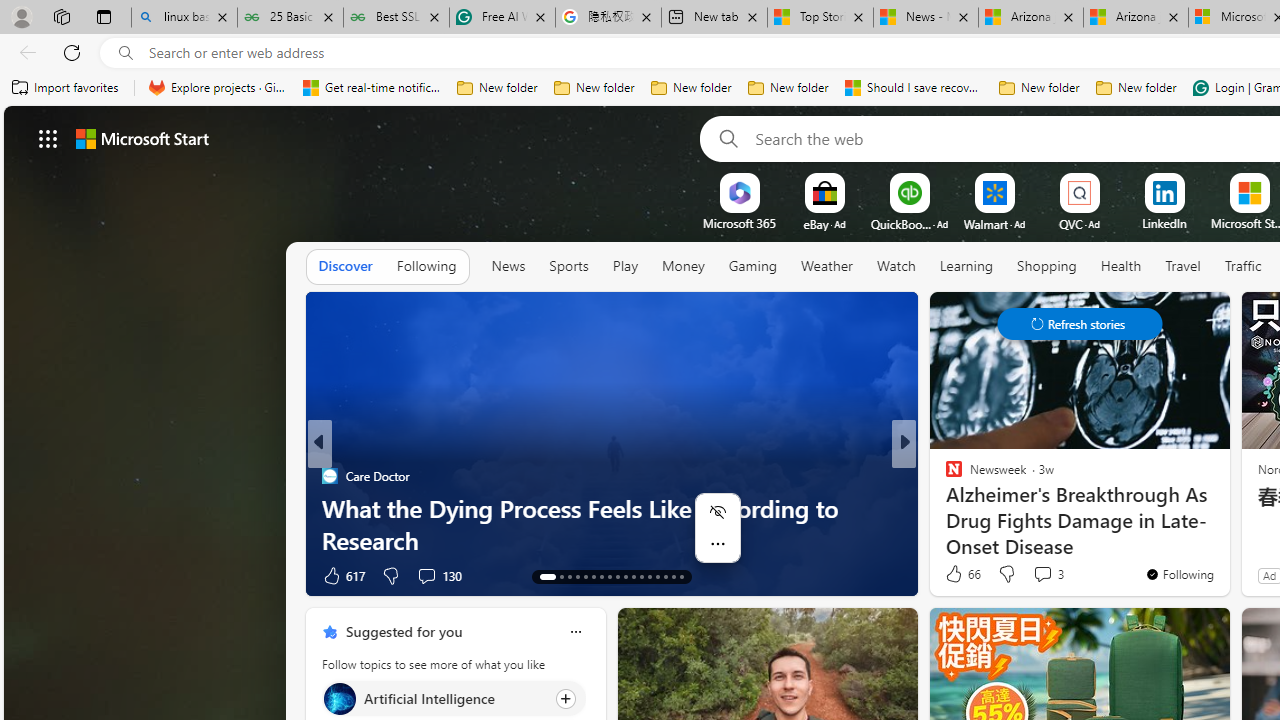 This screenshot has height=720, width=1280. What do you see at coordinates (958, 575) in the screenshot?
I see `'477 Like'` at bounding box center [958, 575].